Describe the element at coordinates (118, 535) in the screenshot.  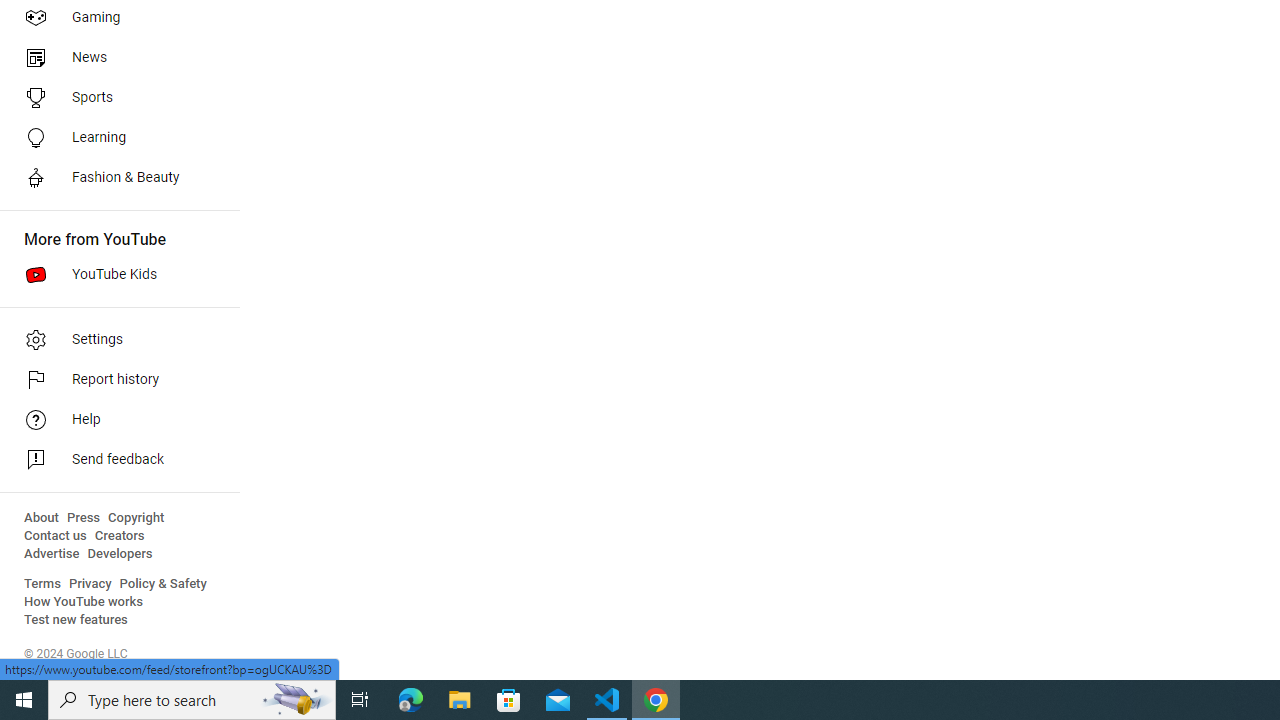
I see `'Creators'` at that location.